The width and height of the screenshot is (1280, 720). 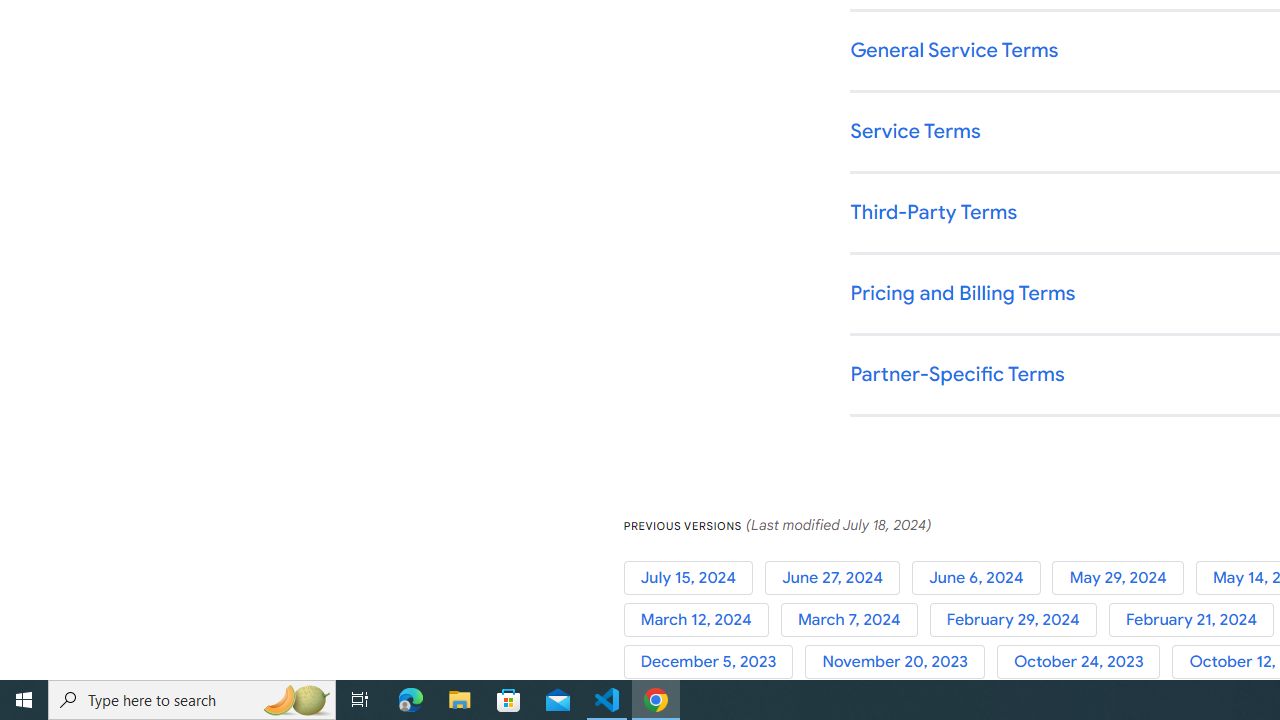 I want to click on 'May 29, 2024', so click(x=1123, y=577).